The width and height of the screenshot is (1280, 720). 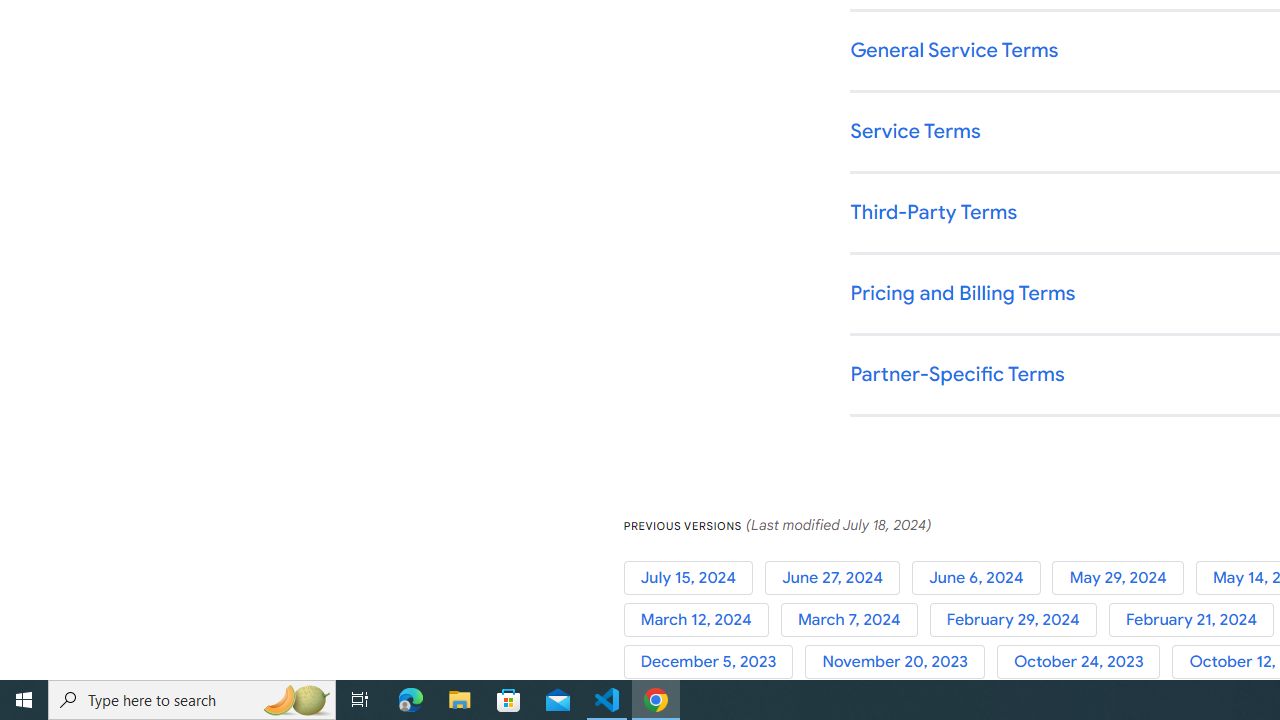 I want to click on 'May 29, 2024', so click(x=1123, y=577).